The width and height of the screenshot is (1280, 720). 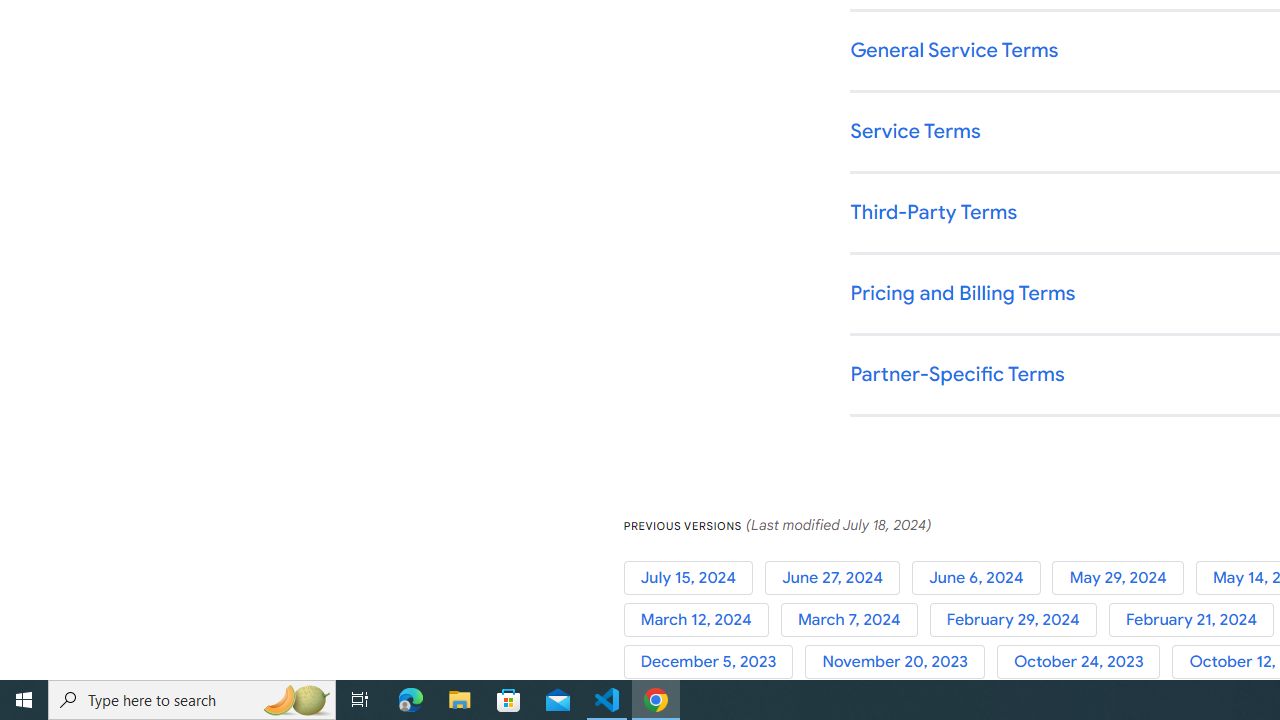 I want to click on 'May 29, 2024', so click(x=1123, y=577).